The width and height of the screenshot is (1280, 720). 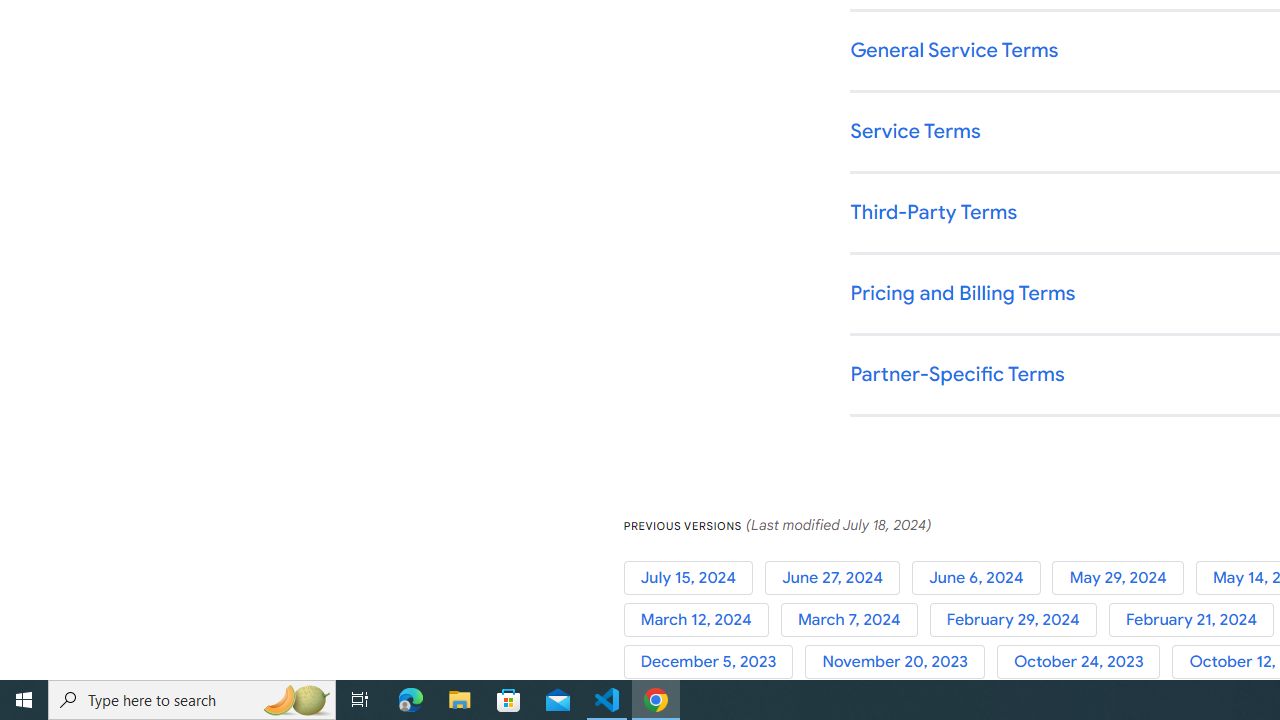 I want to click on 'May 29, 2024', so click(x=1123, y=577).